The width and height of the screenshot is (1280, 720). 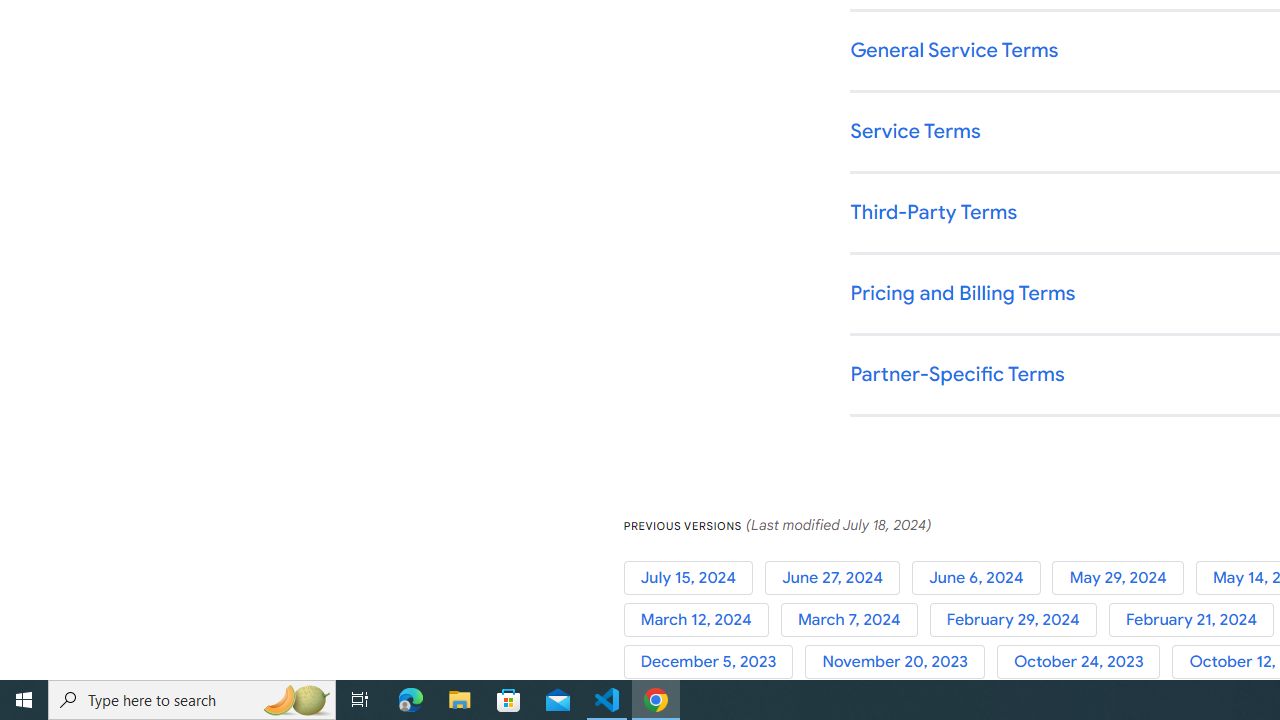 I want to click on 'May 29, 2024', so click(x=1123, y=577).